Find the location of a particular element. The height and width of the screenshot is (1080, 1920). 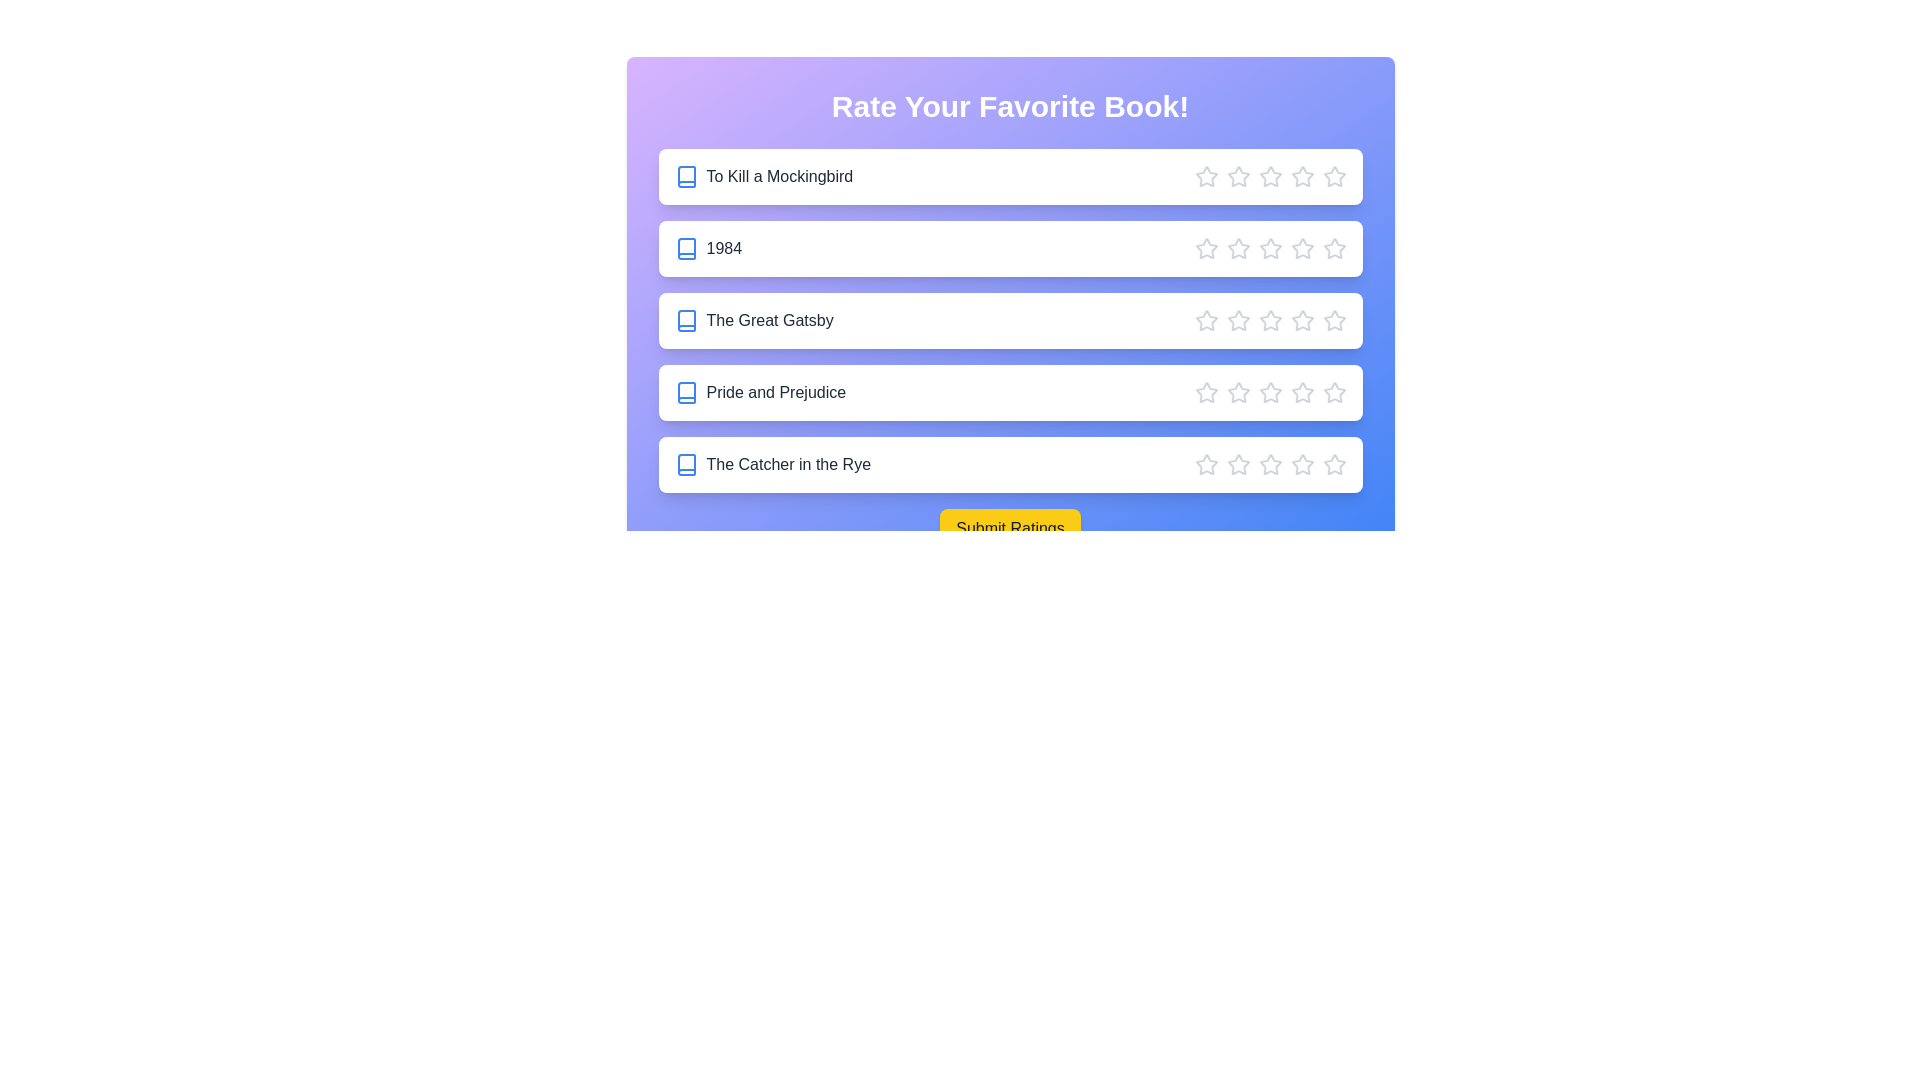

the star corresponding to 2 stars for the book To Kill a Mockingbird is located at coordinates (1237, 176).